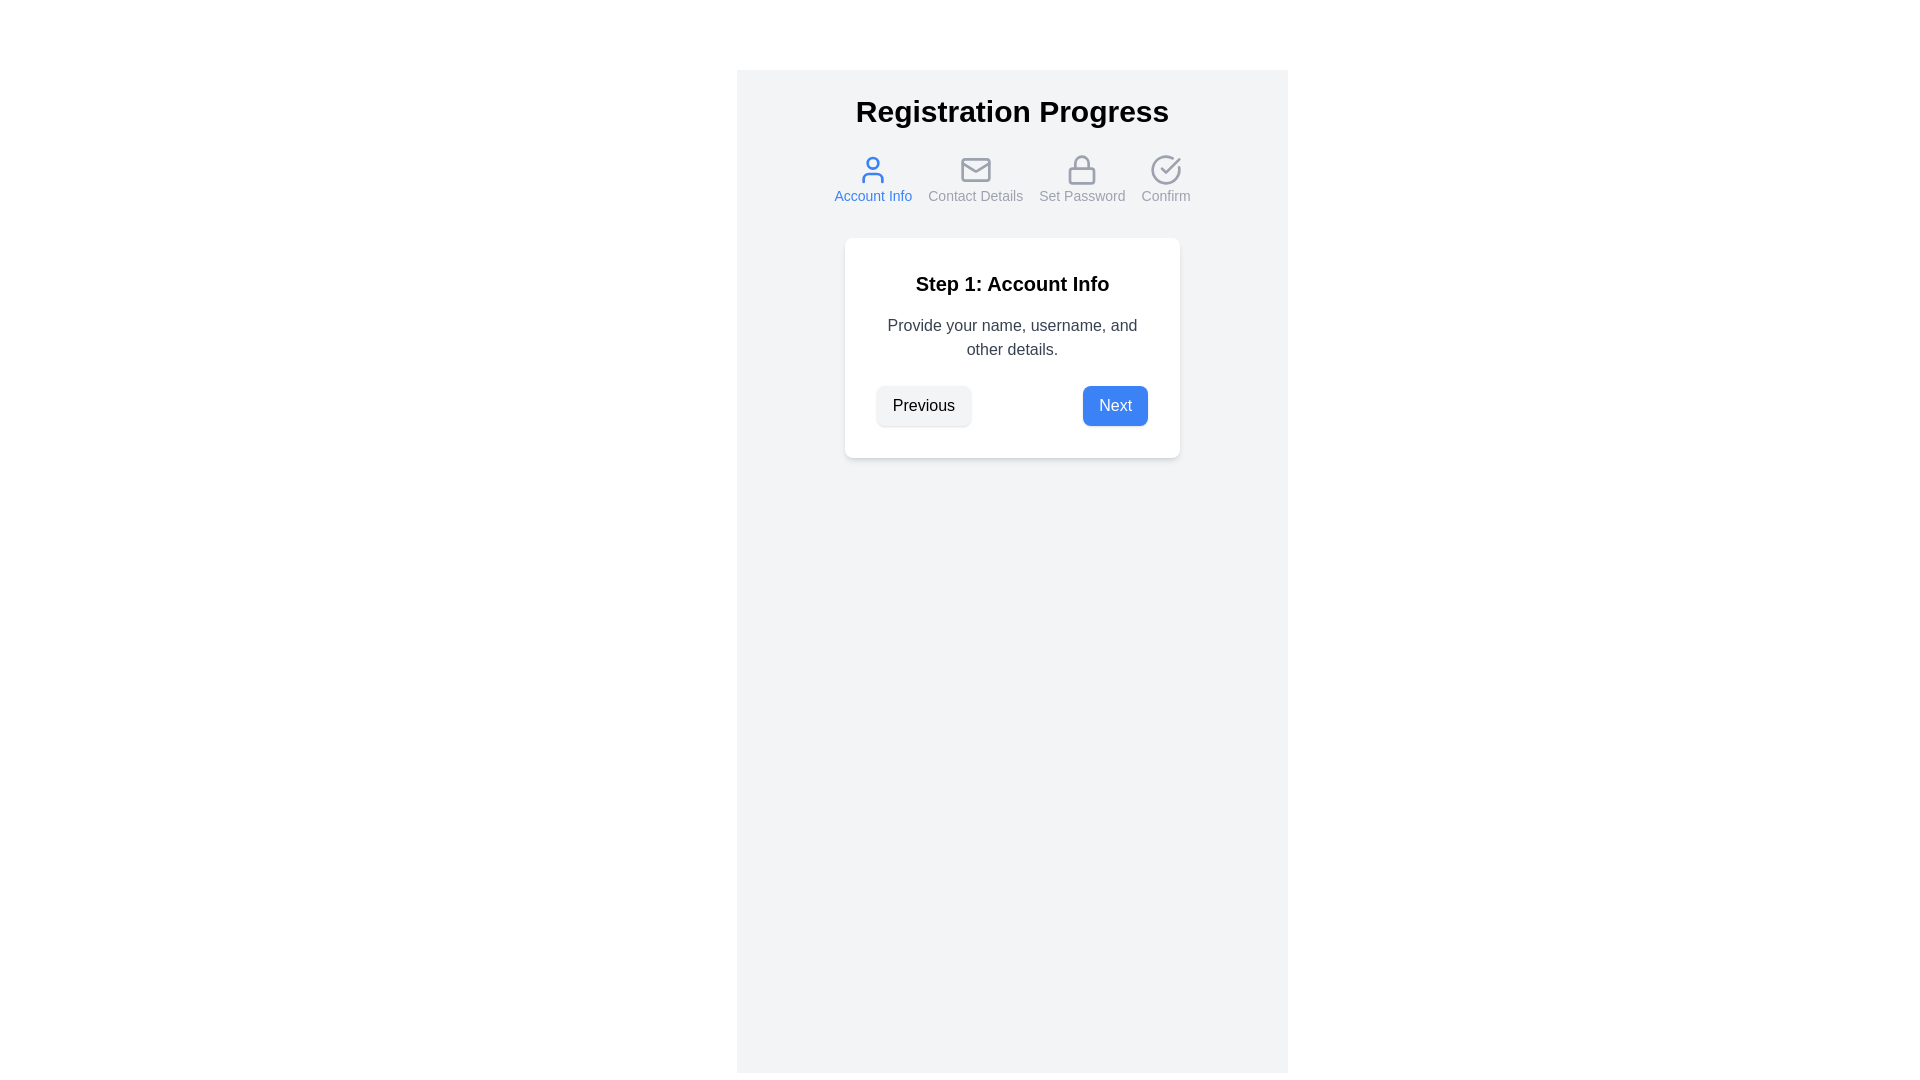 This screenshot has width=1920, height=1080. What do you see at coordinates (1081, 196) in the screenshot?
I see `the non-interactive text label that describes the password setting step in the registration flow, located below the lock icon` at bounding box center [1081, 196].